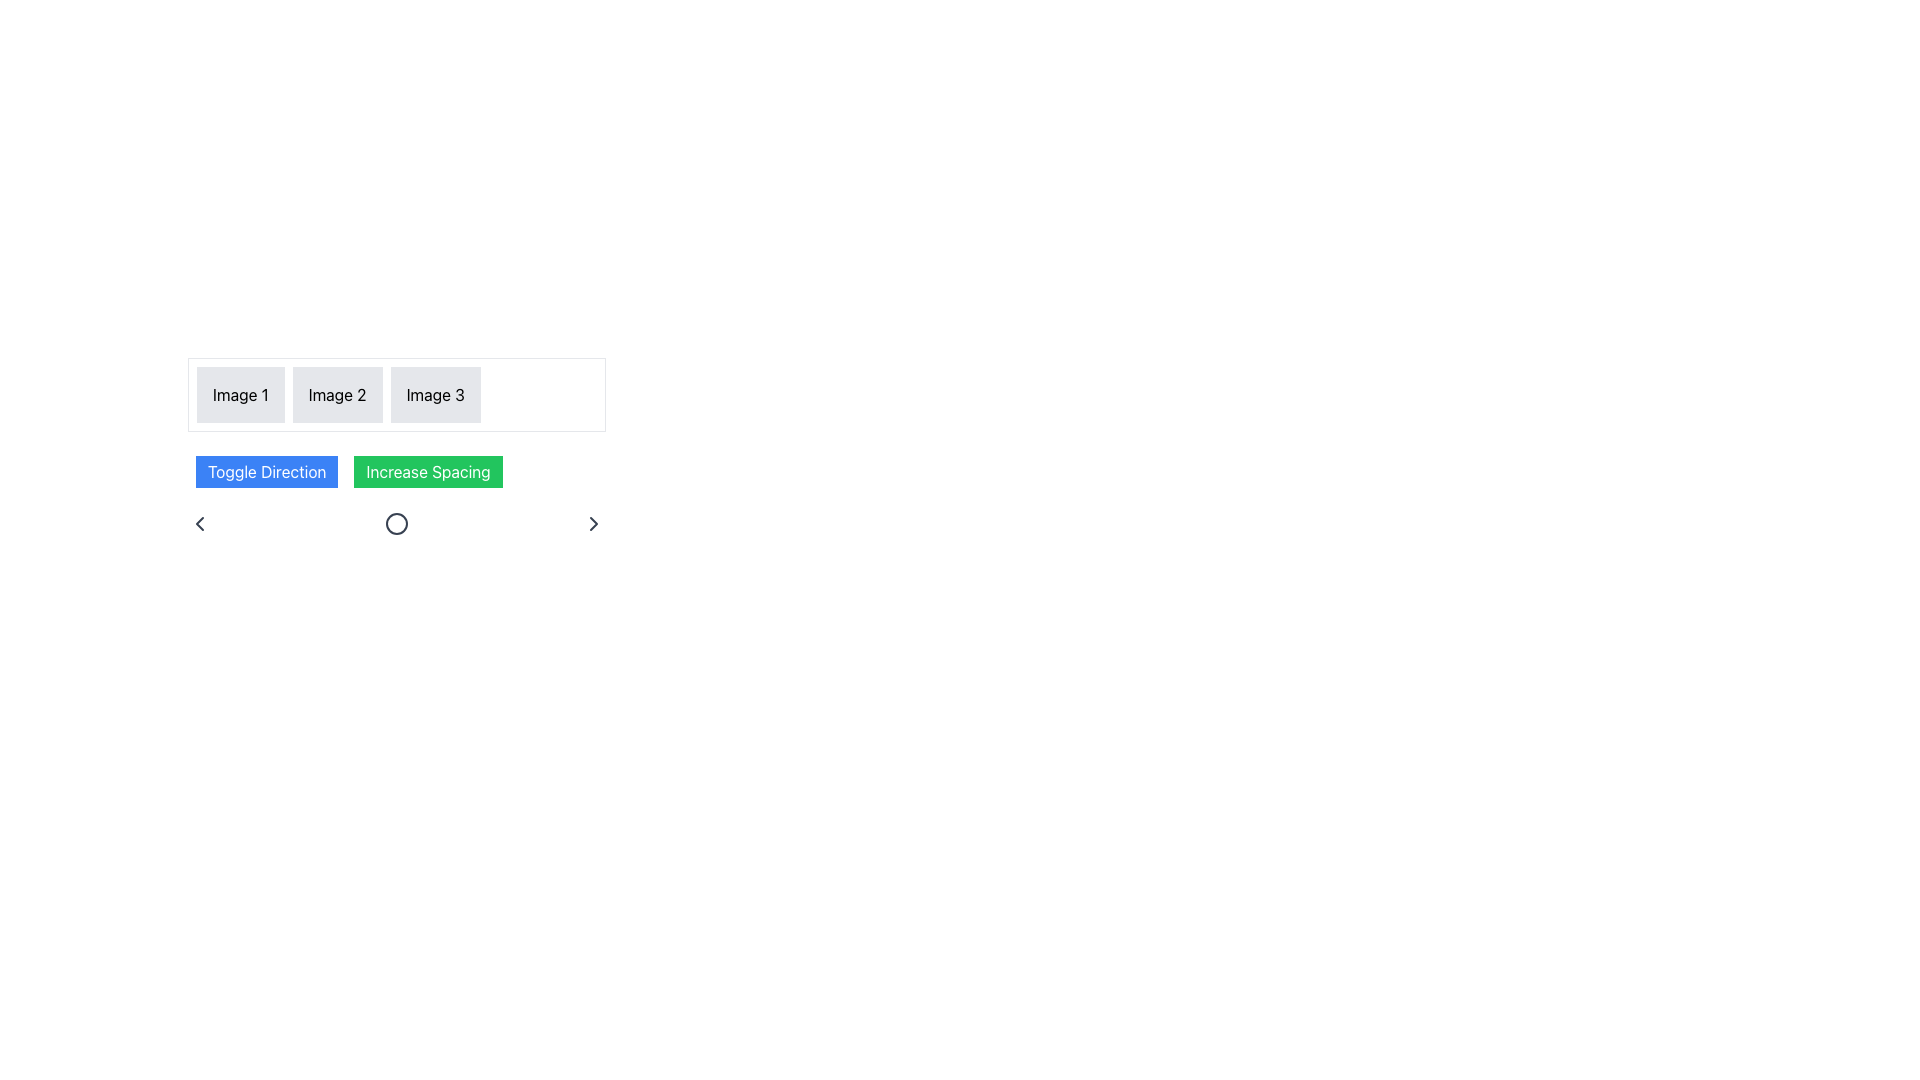  I want to click on the rightmost icon-based button on the horizontal control panel, so click(593, 523).